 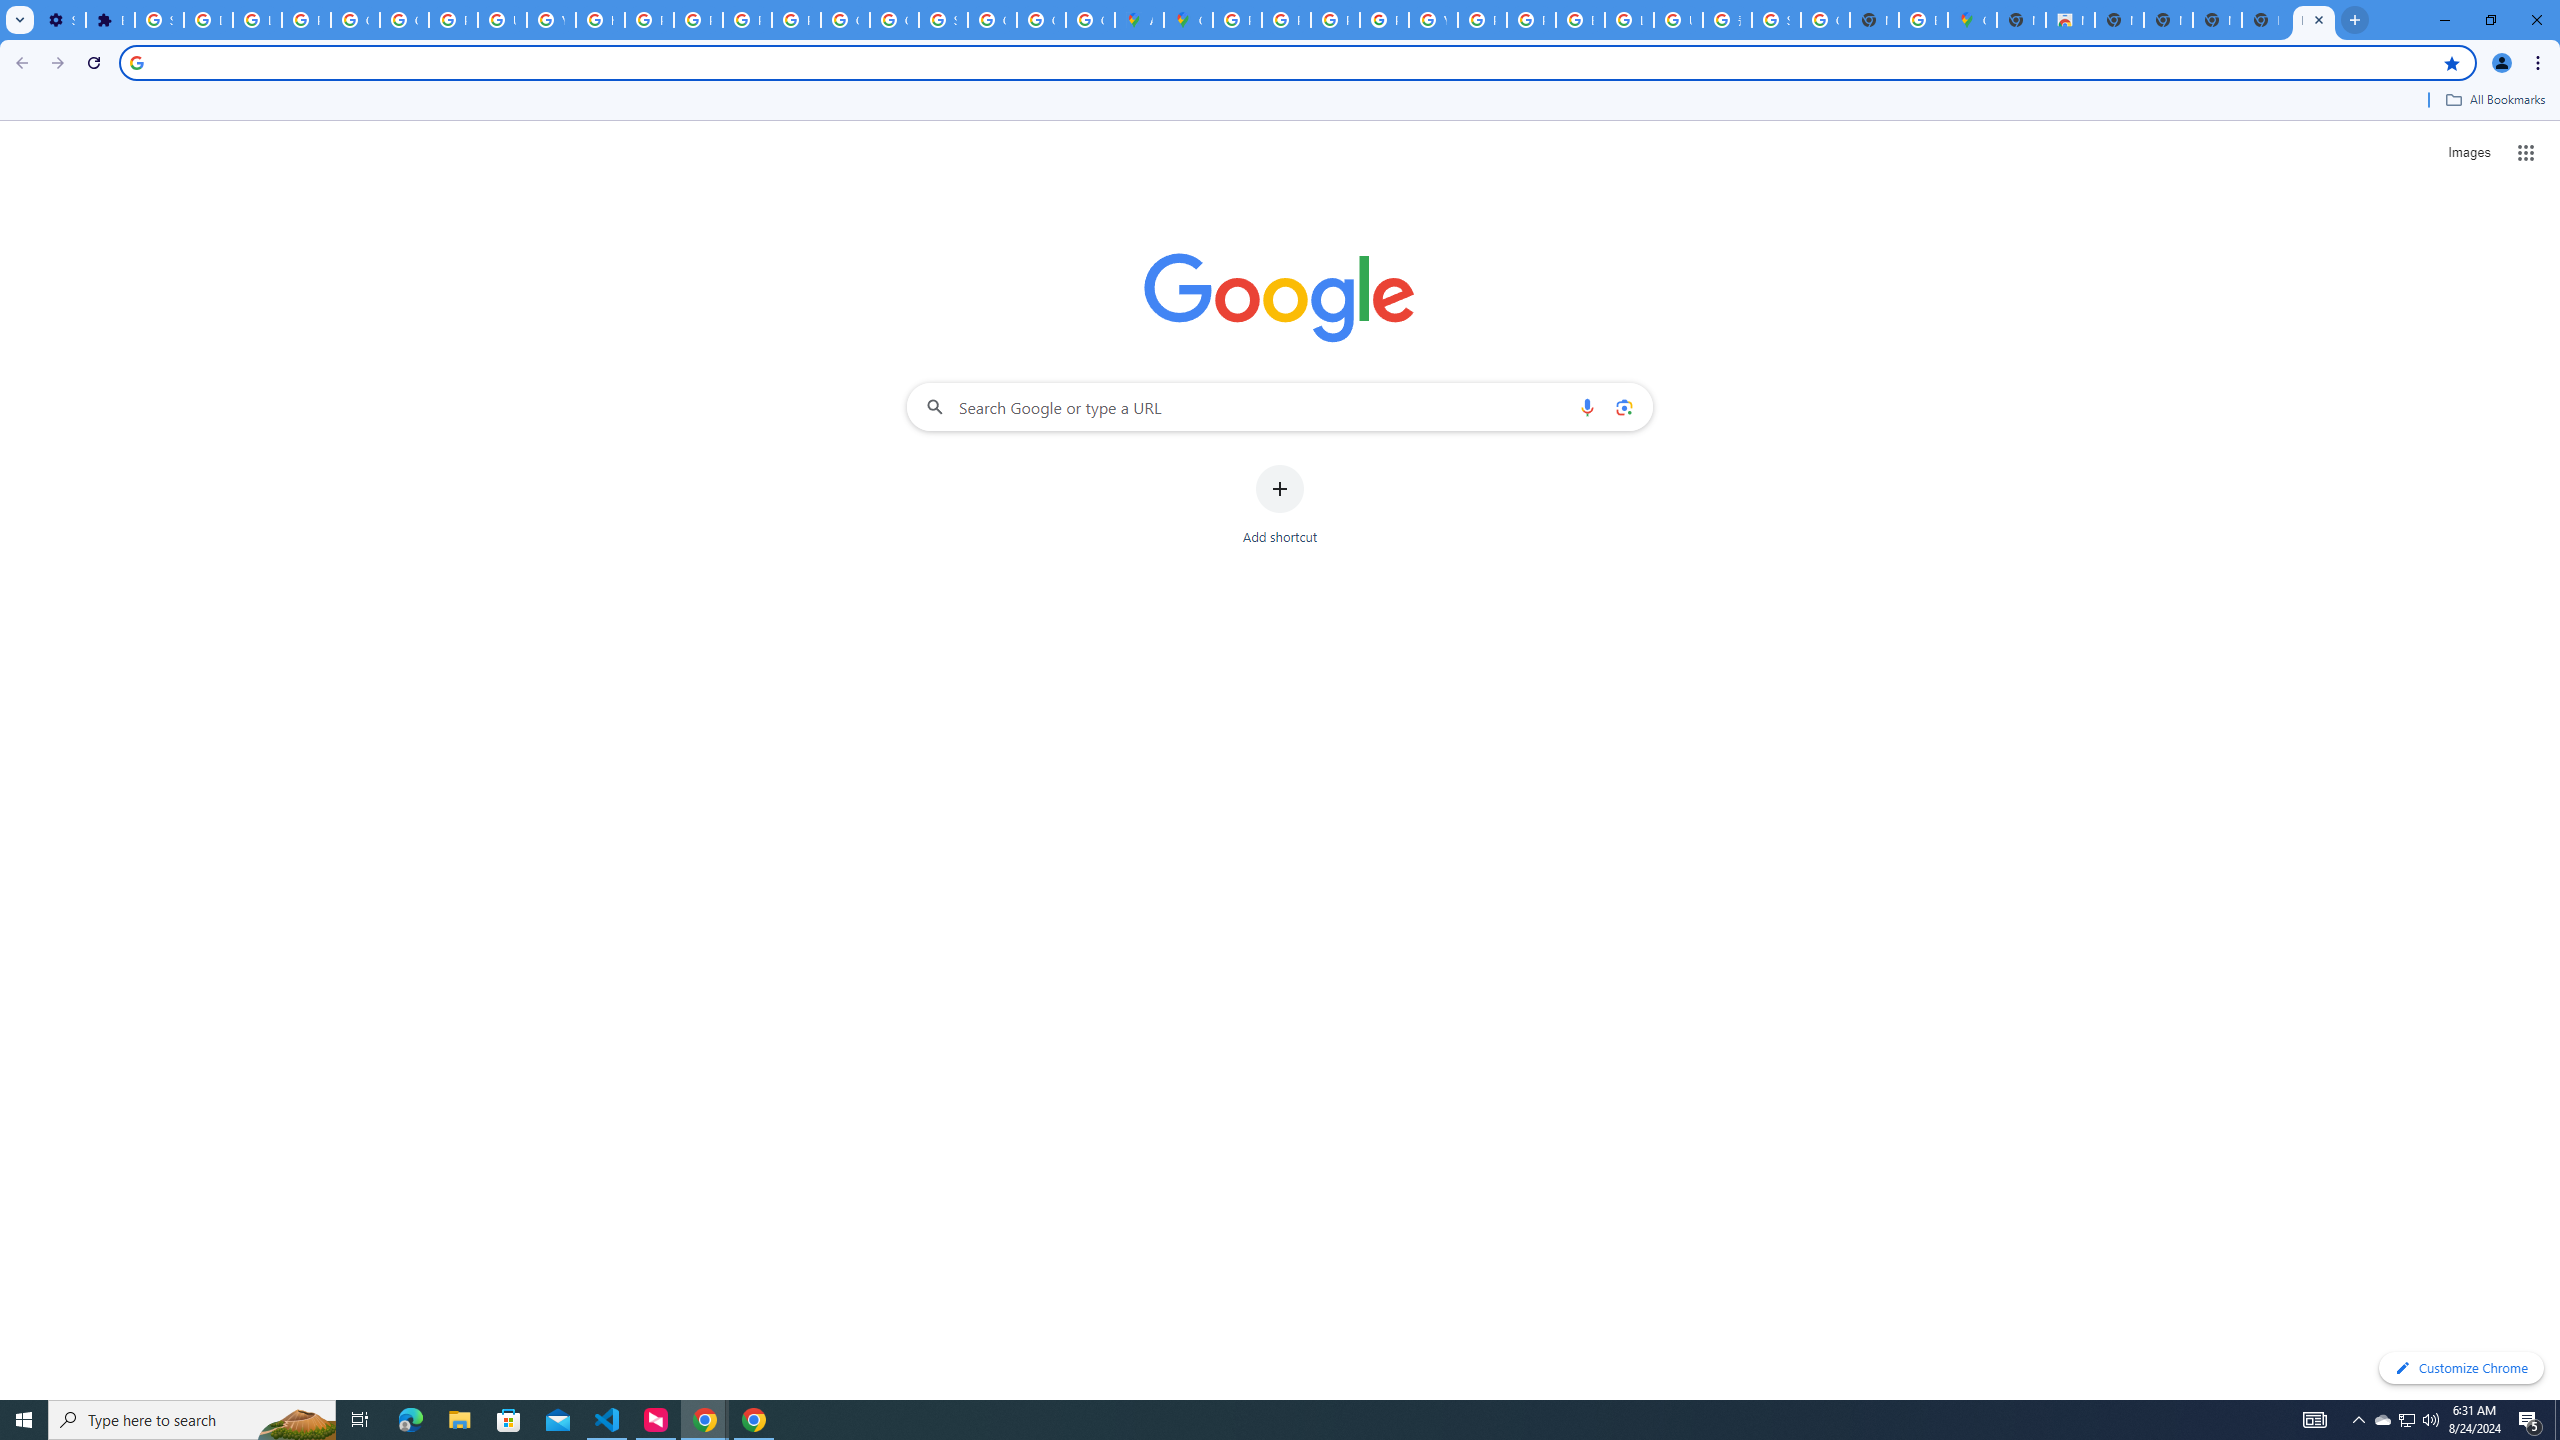 What do you see at coordinates (1293, 61) in the screenshot?
I see `'Address and search bar'` at bounding box center [1293, 61].